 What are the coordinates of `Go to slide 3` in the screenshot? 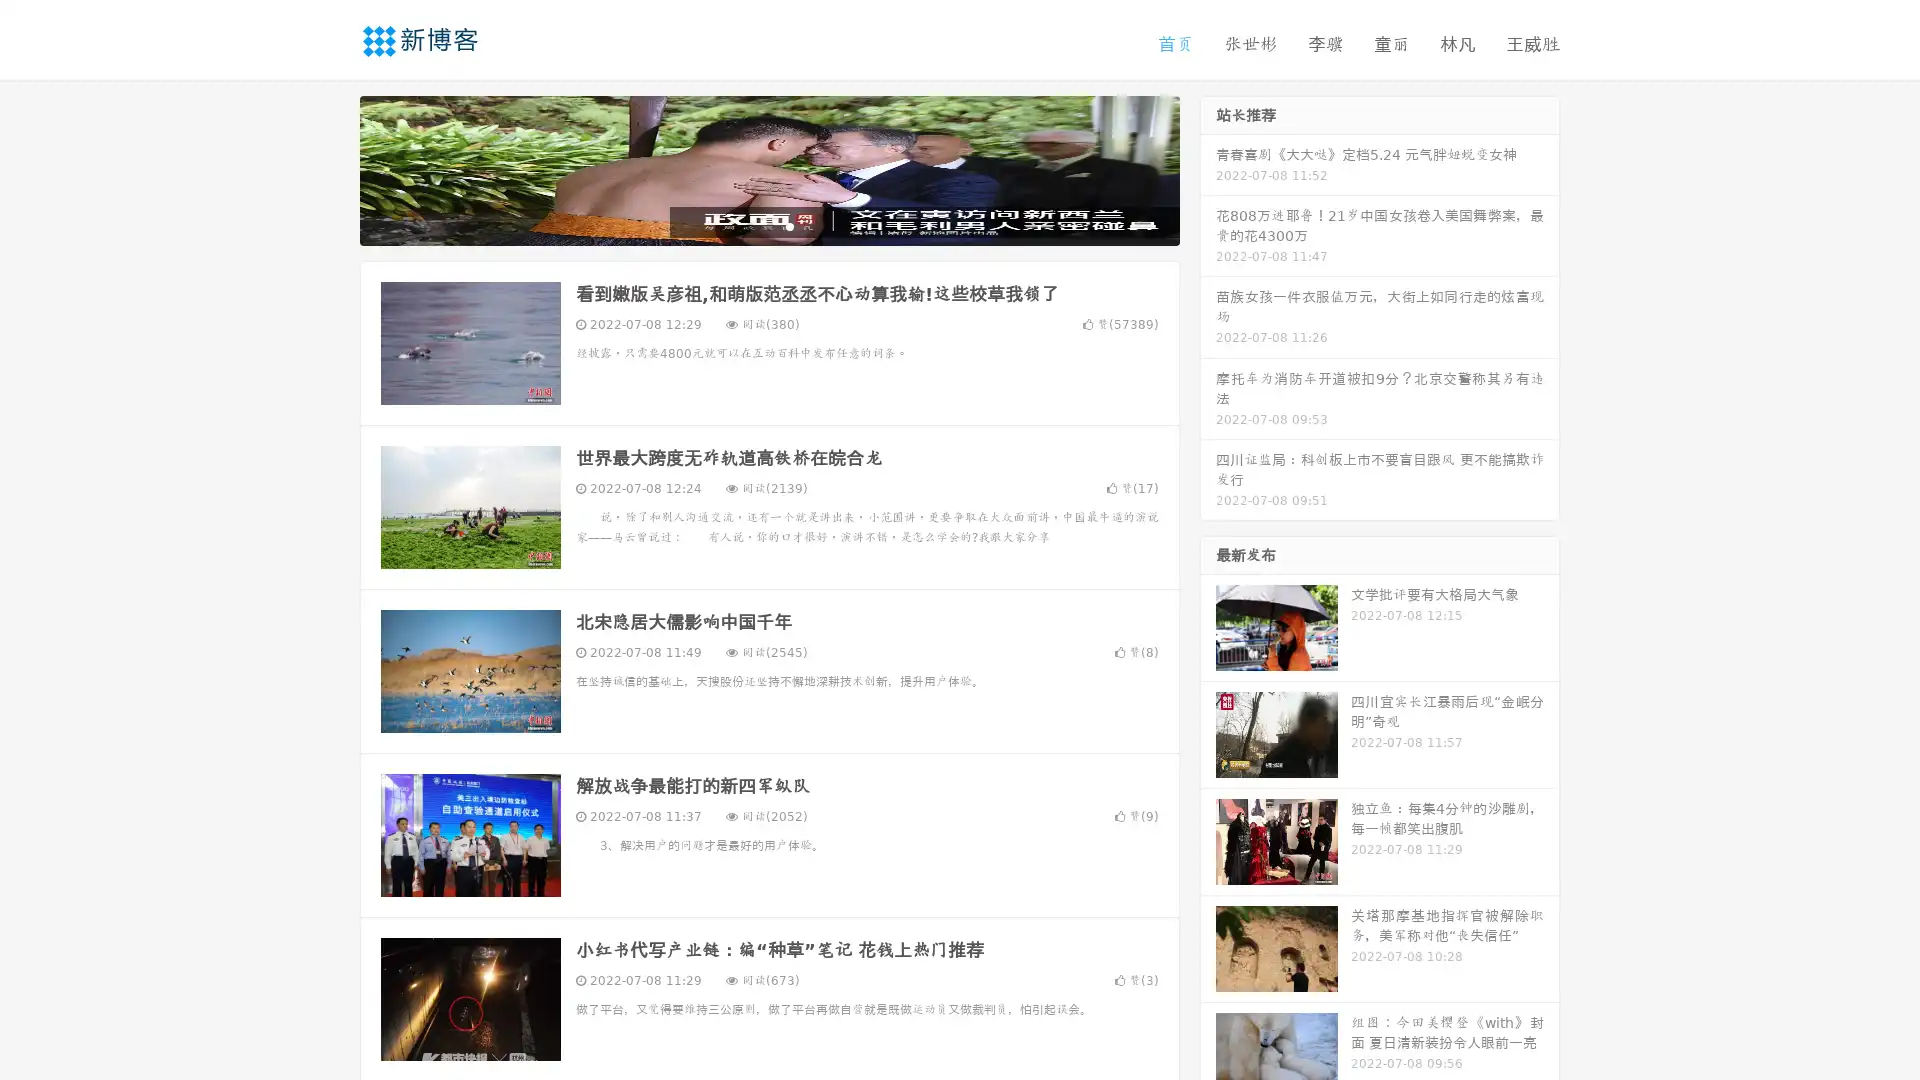 It's located at (789, 225).